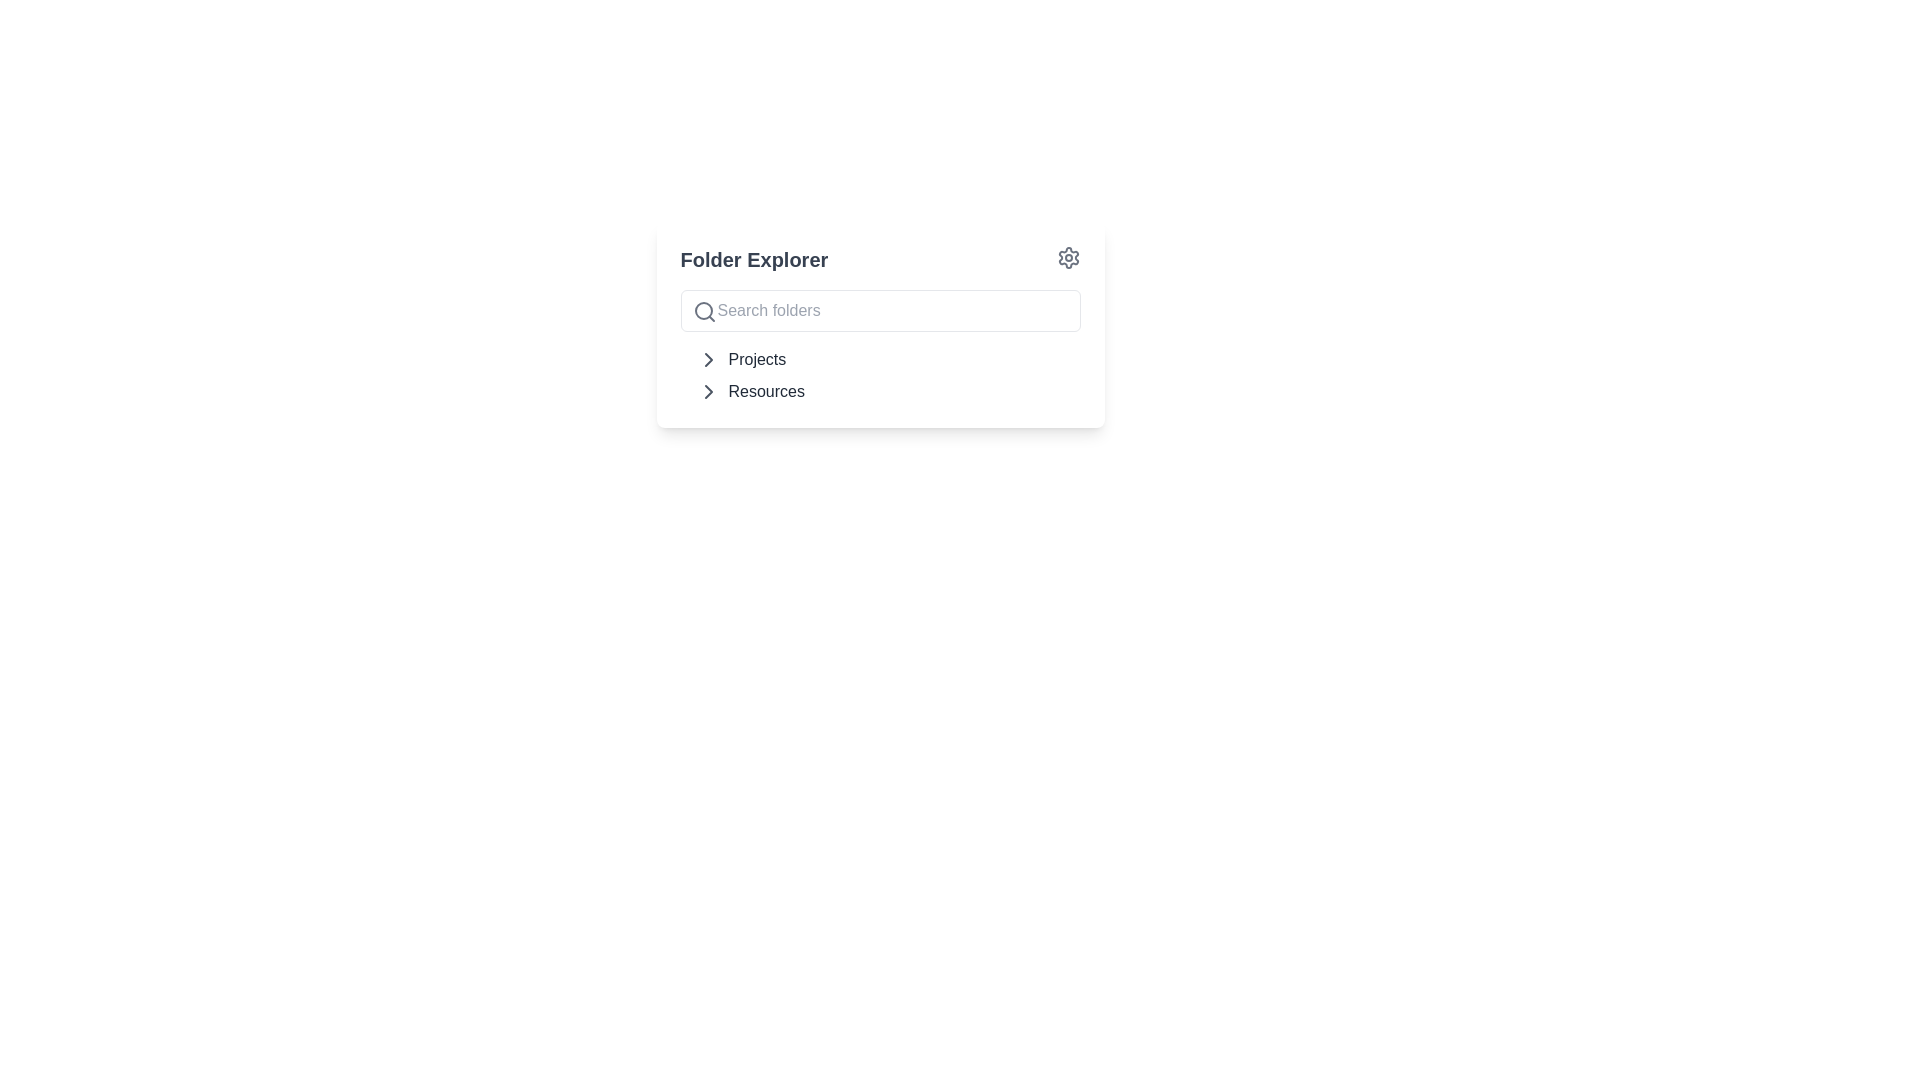  What do you see at coordinates (708, 392) in the screenshot?
I see `the gray arrow icon that indicates navigation, located to the left of the 'Resources' text` at bounding box center [708, 392].